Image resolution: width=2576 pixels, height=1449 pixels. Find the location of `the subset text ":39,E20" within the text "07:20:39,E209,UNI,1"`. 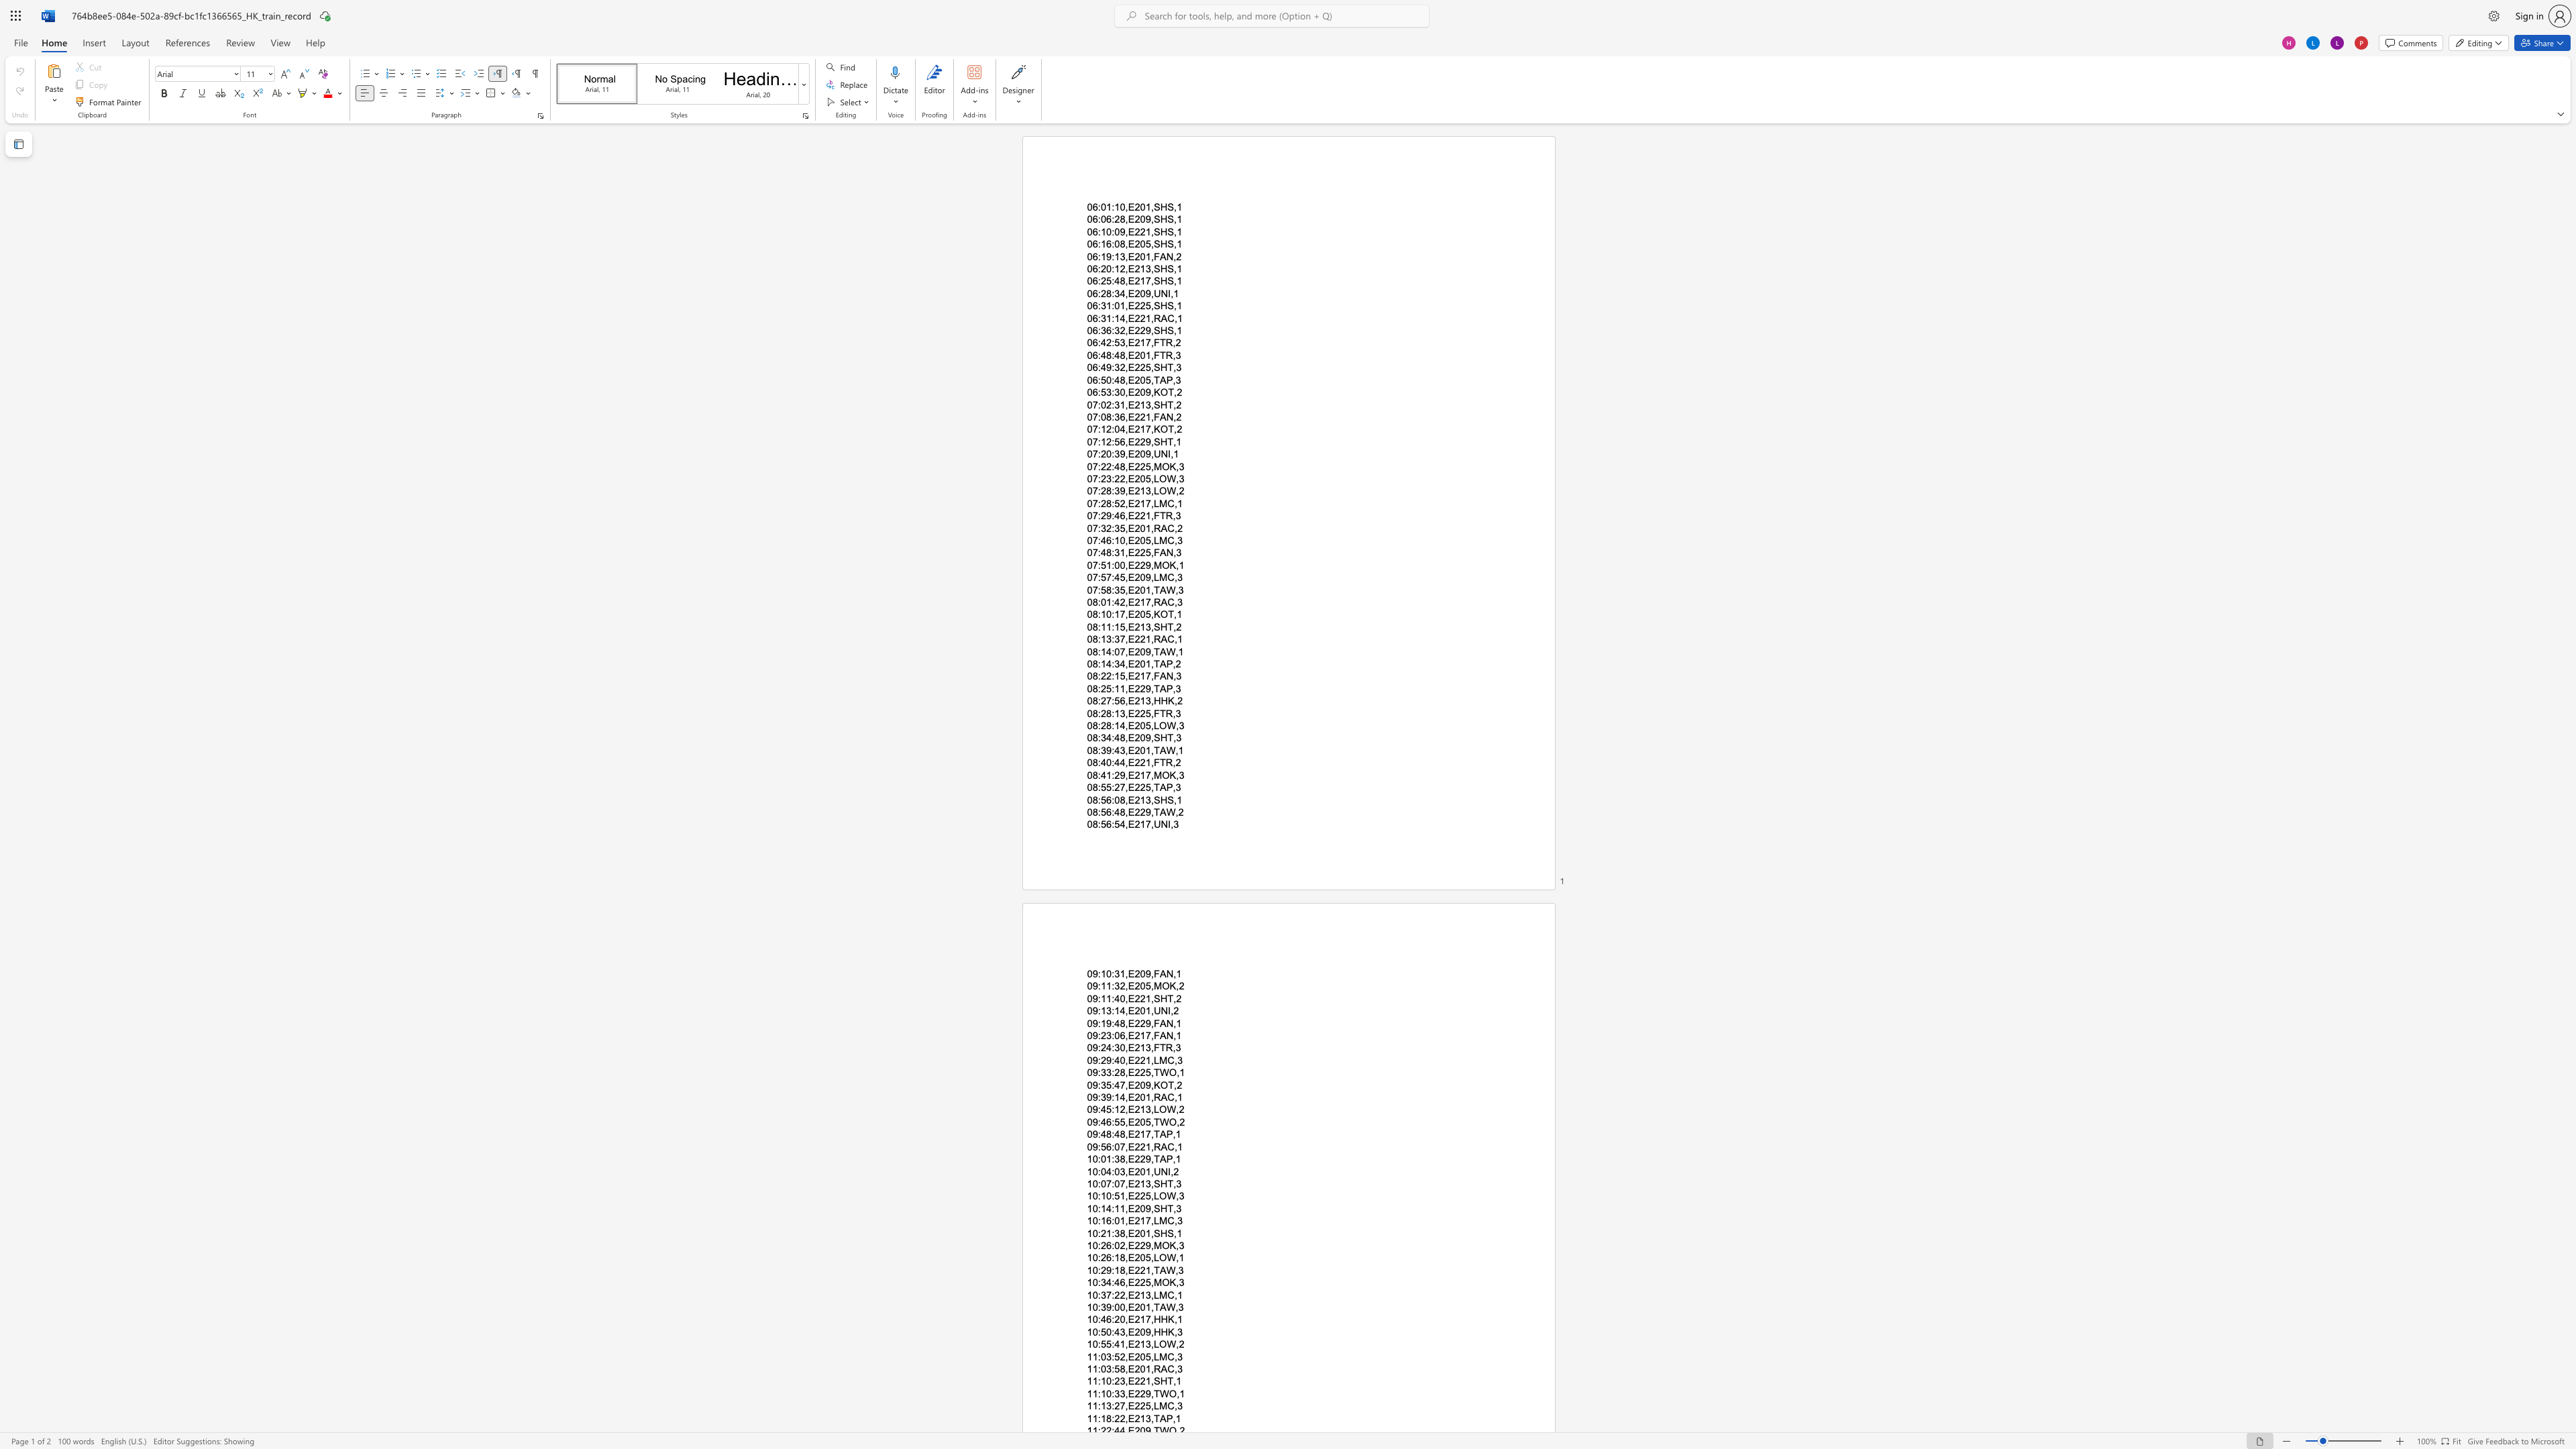

the subset text ":39,E20" within the text "07:20:39,E209,UNI,1" is located at coordinates (1111, 453).